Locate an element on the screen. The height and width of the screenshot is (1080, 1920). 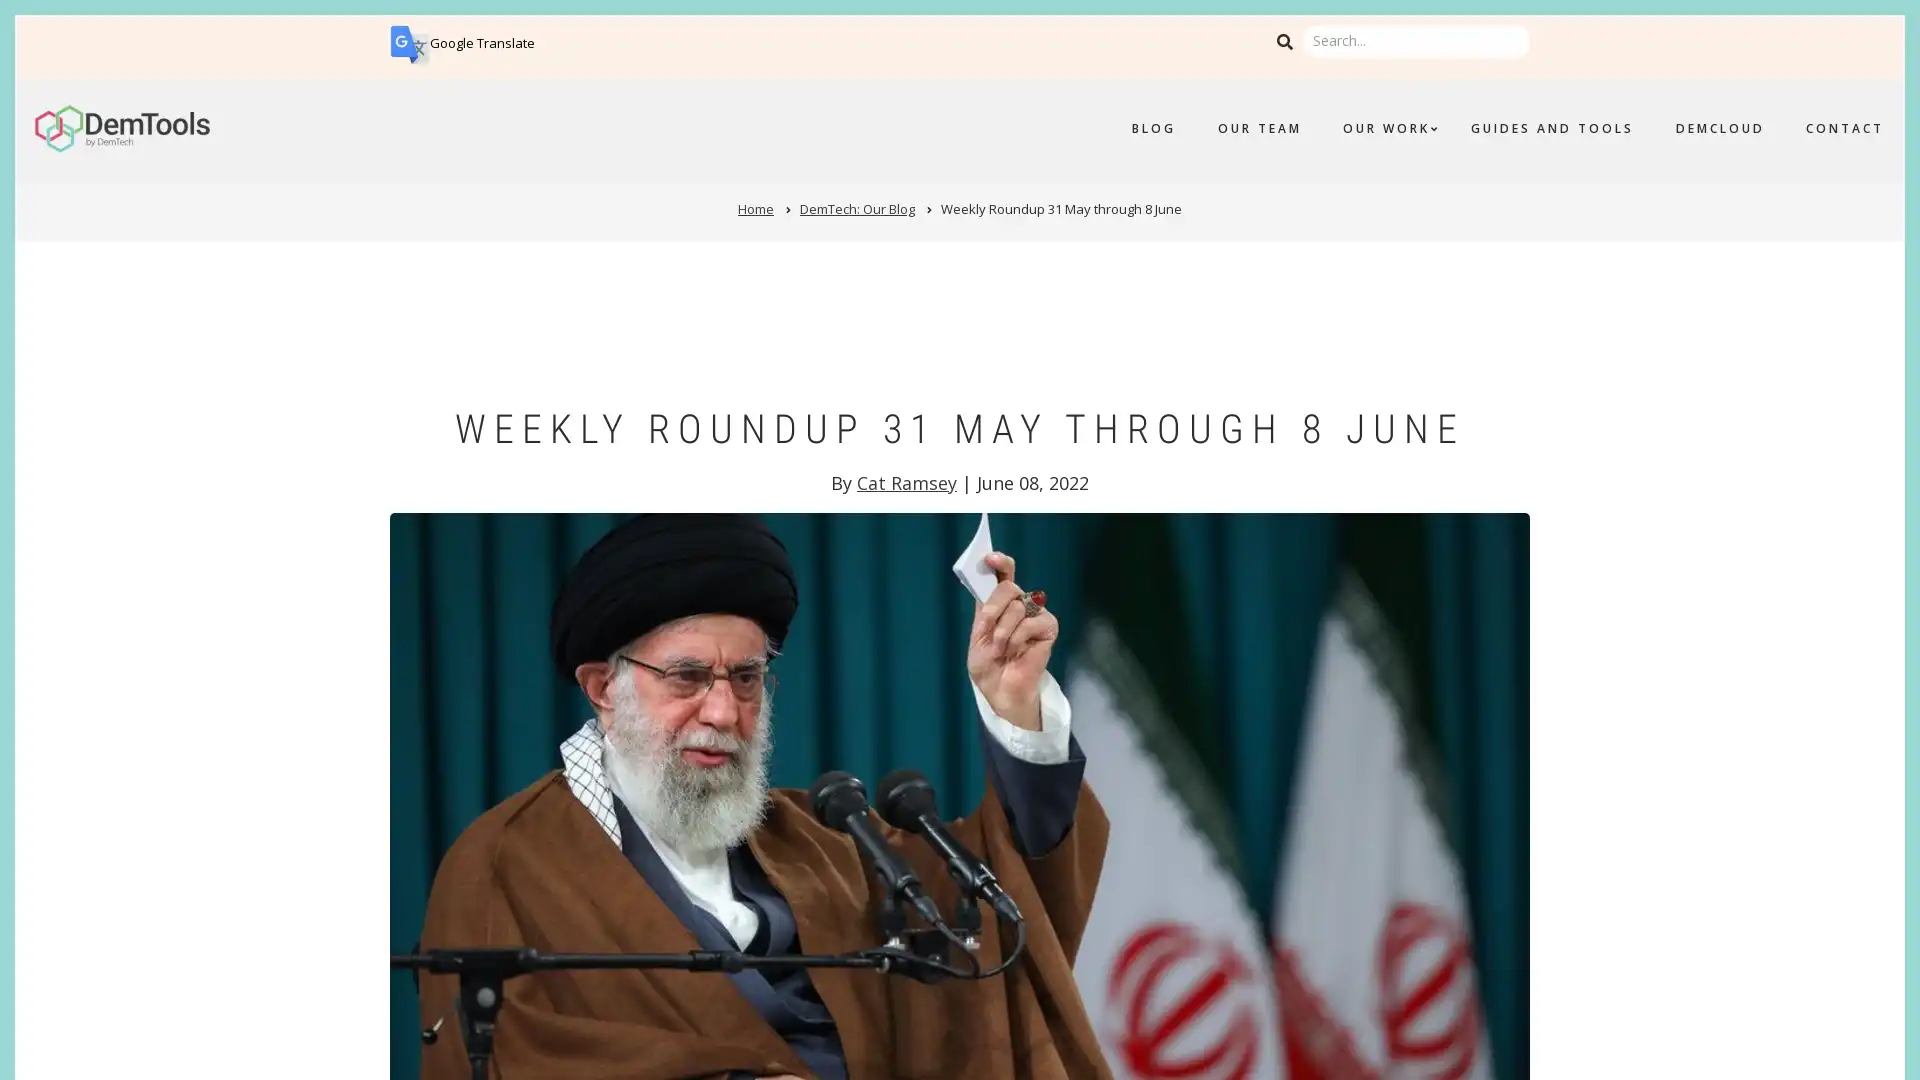
Search is located at coordinates (1284, 42).